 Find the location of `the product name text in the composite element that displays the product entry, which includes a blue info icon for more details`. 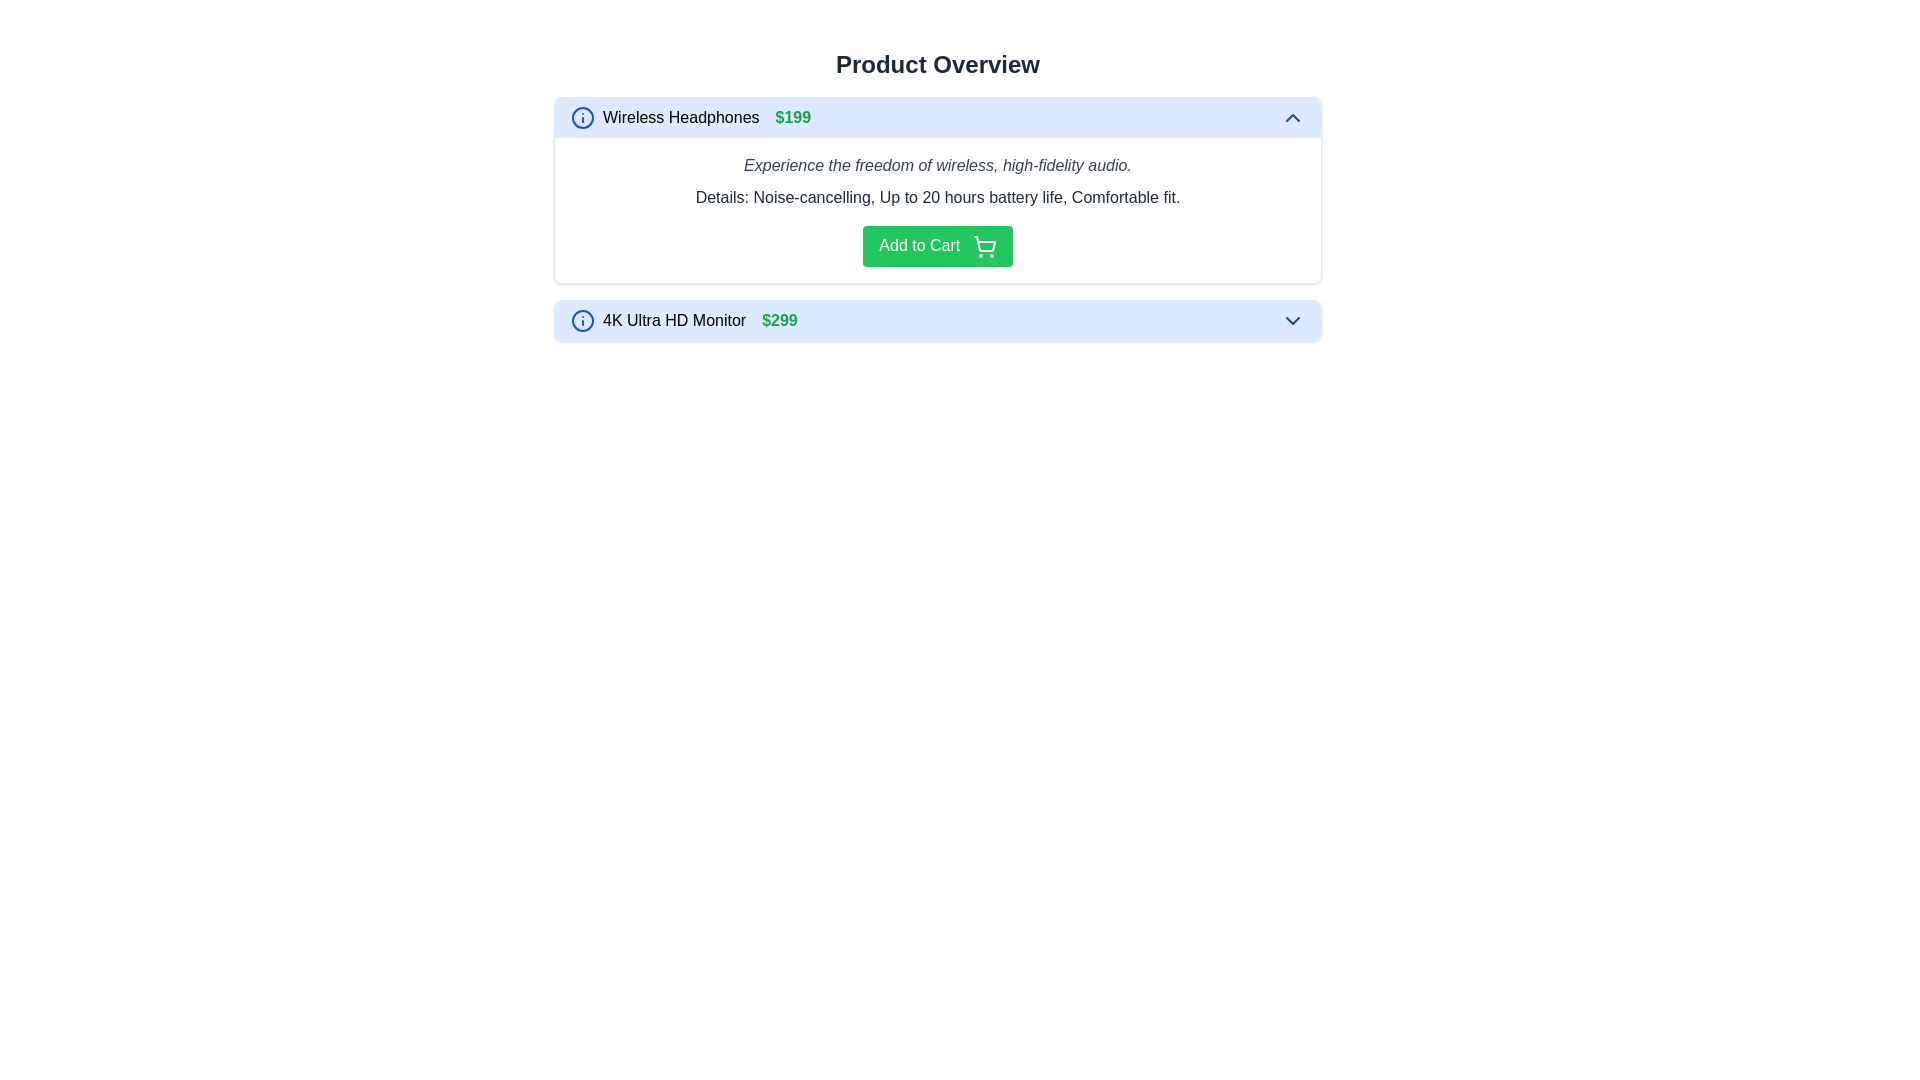

the product name text in the composite element that displays the product entry, which includes a blue info icon for more details is located at coordinates (684, 319).